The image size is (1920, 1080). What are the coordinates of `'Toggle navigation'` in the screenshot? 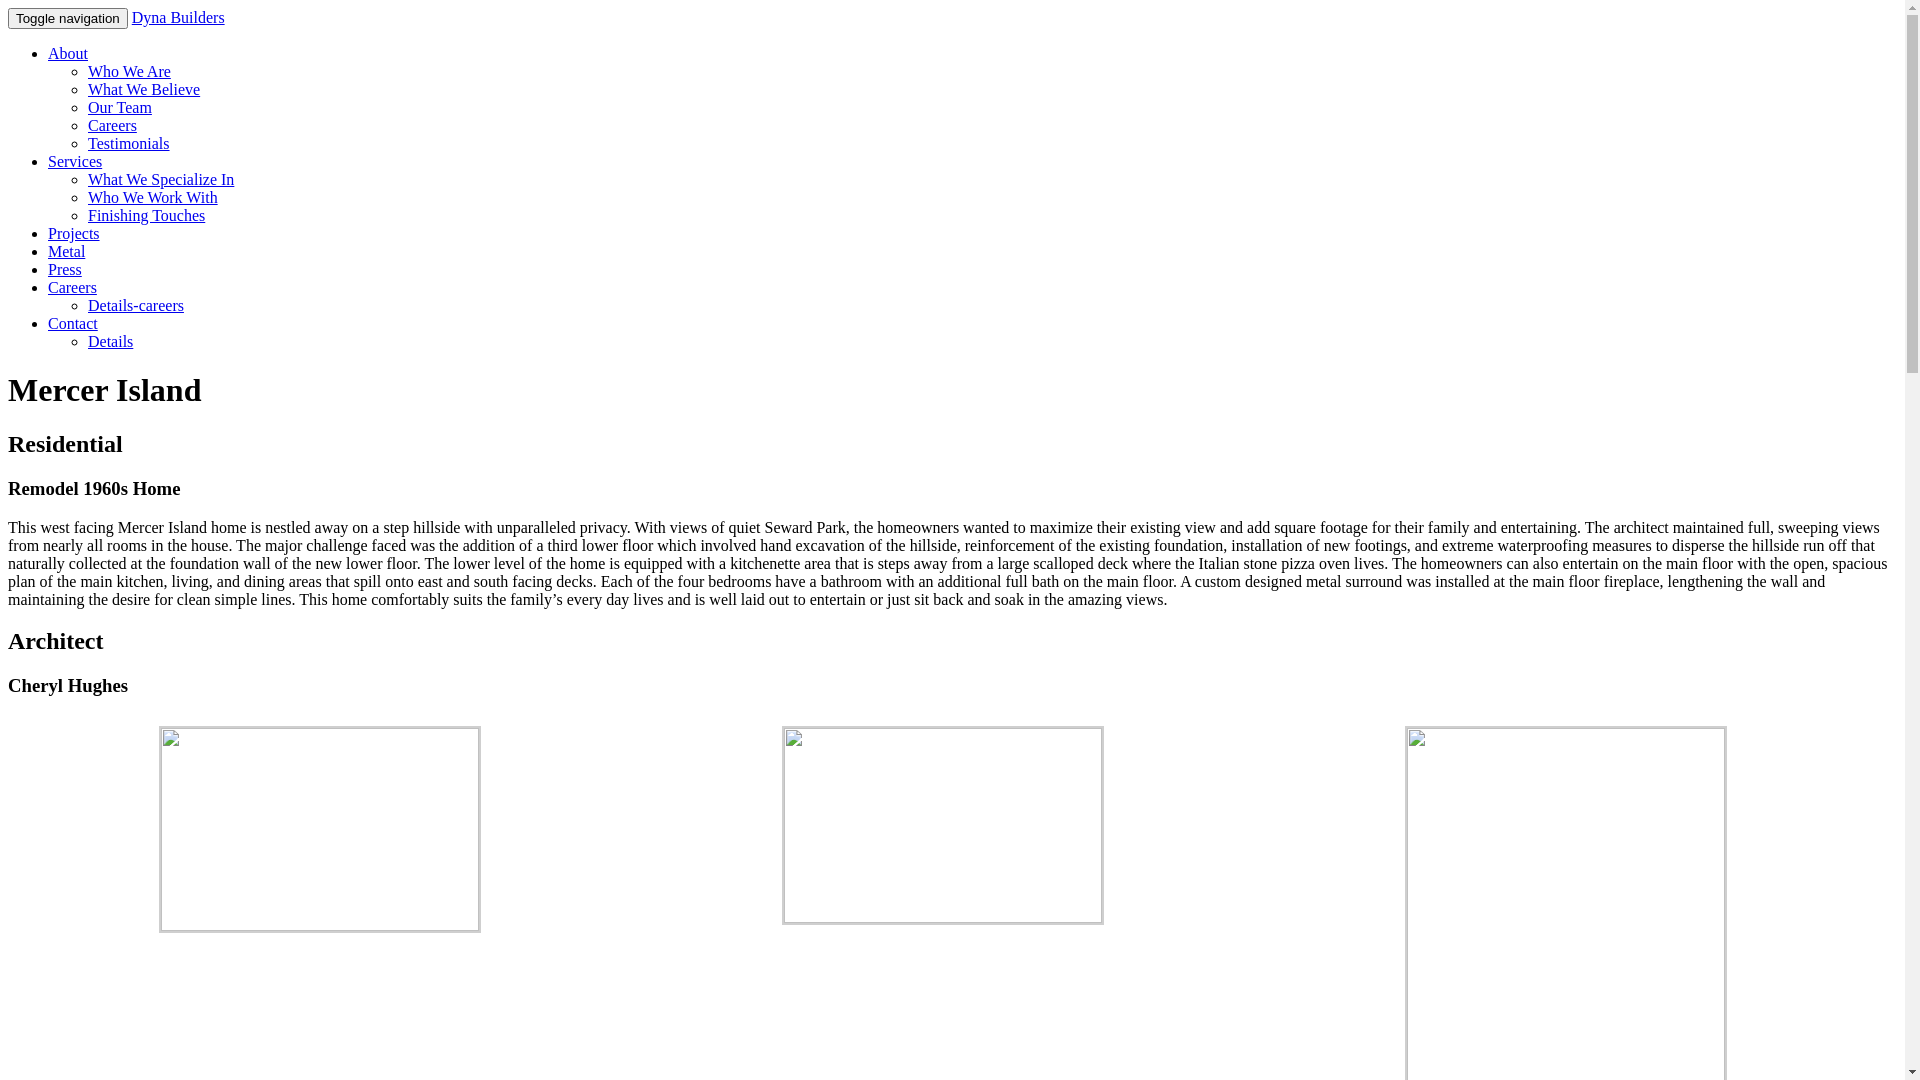 It's located at (67, 18).